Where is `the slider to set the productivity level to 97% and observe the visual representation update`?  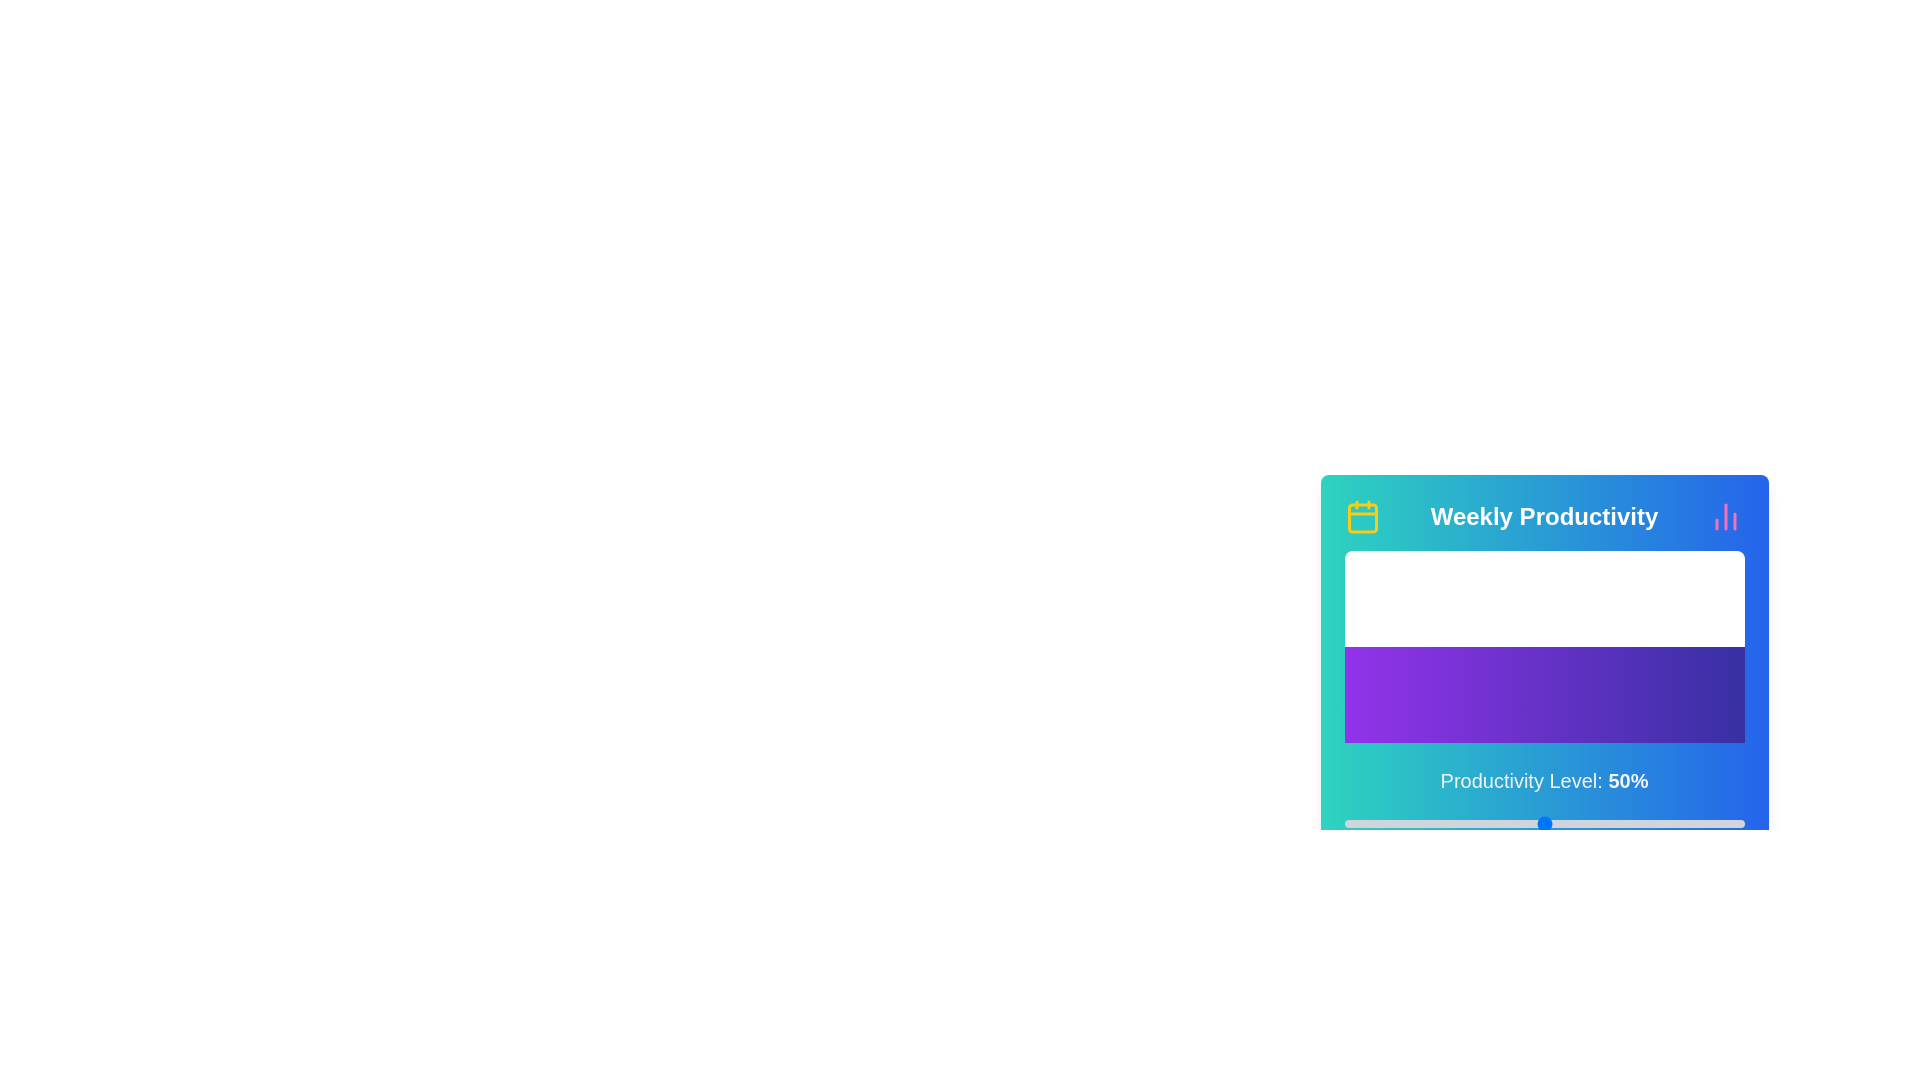 the slider to set the productivity level to 97% and observe the visual representation update is located at coordinates (1731, 824).